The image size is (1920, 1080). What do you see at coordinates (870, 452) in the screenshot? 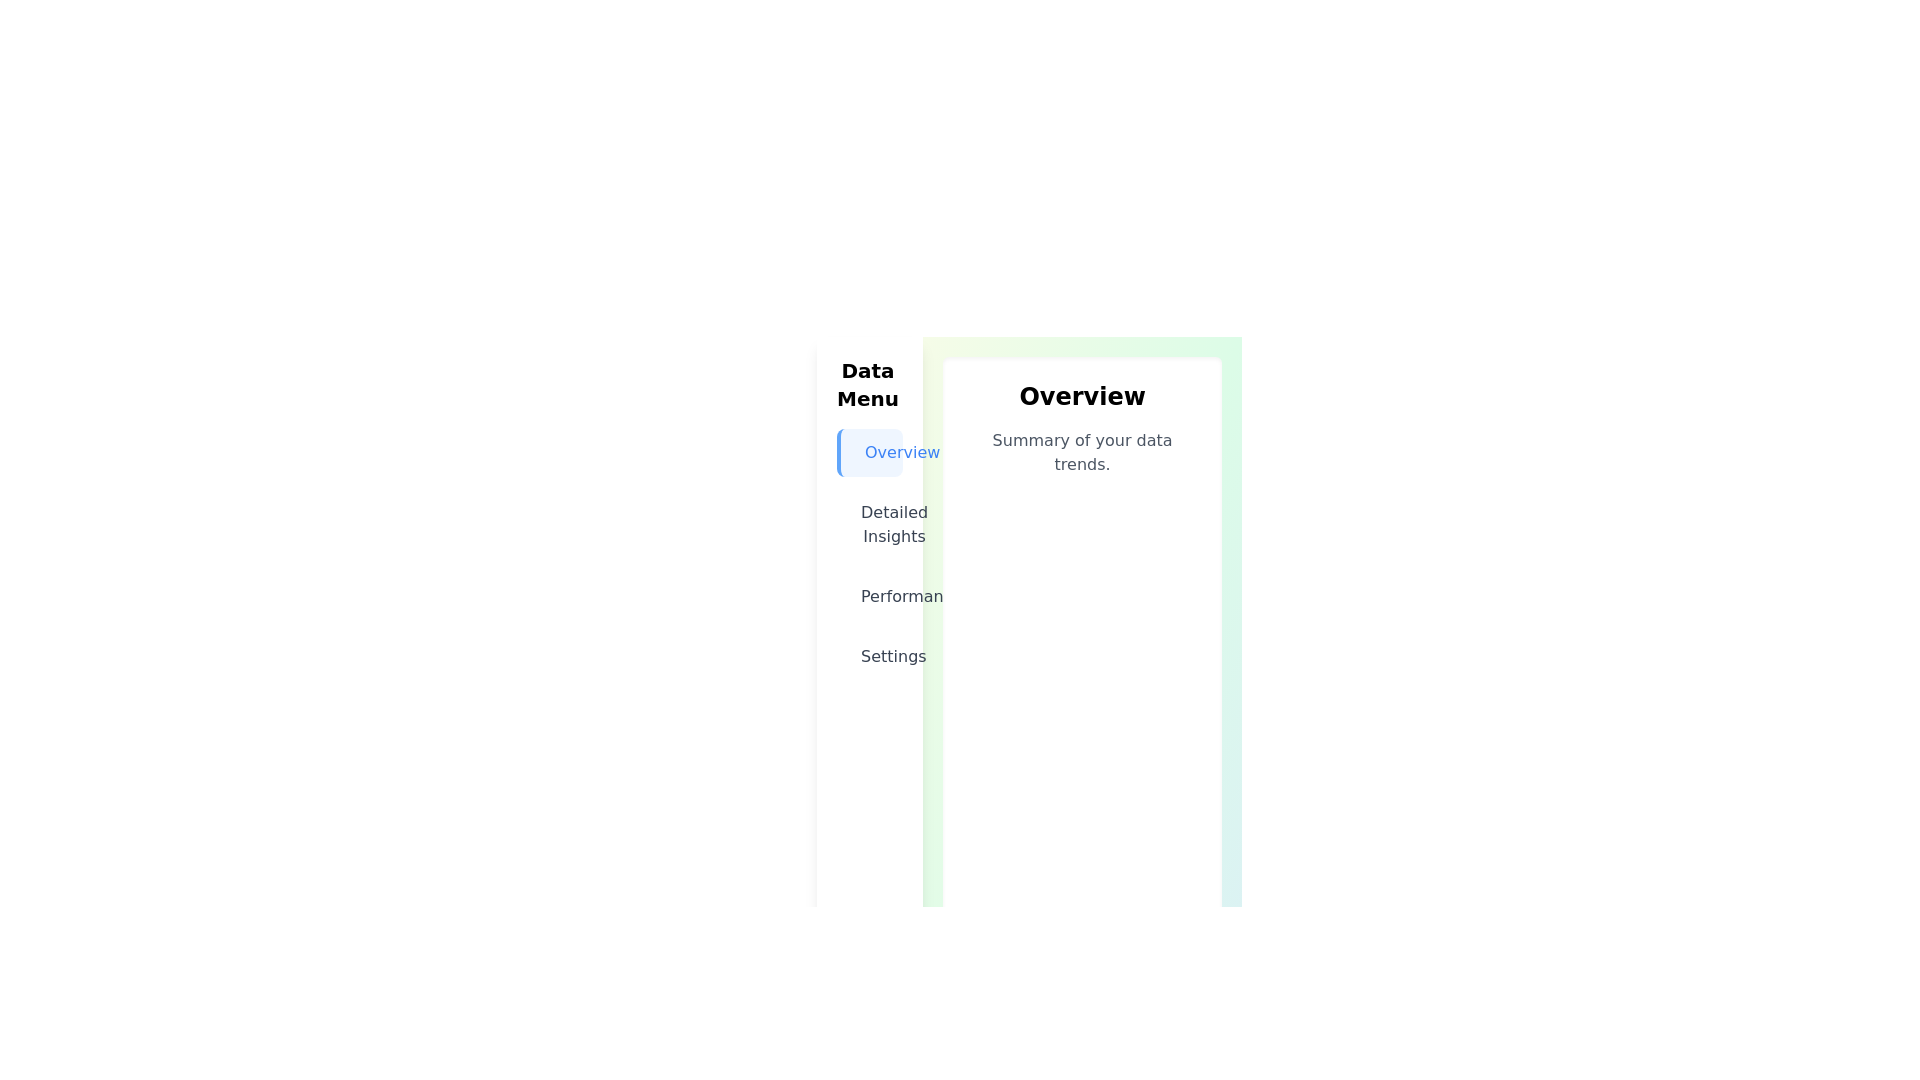
I see `the menu item labeled Overview` at bounding box center [870, 452].